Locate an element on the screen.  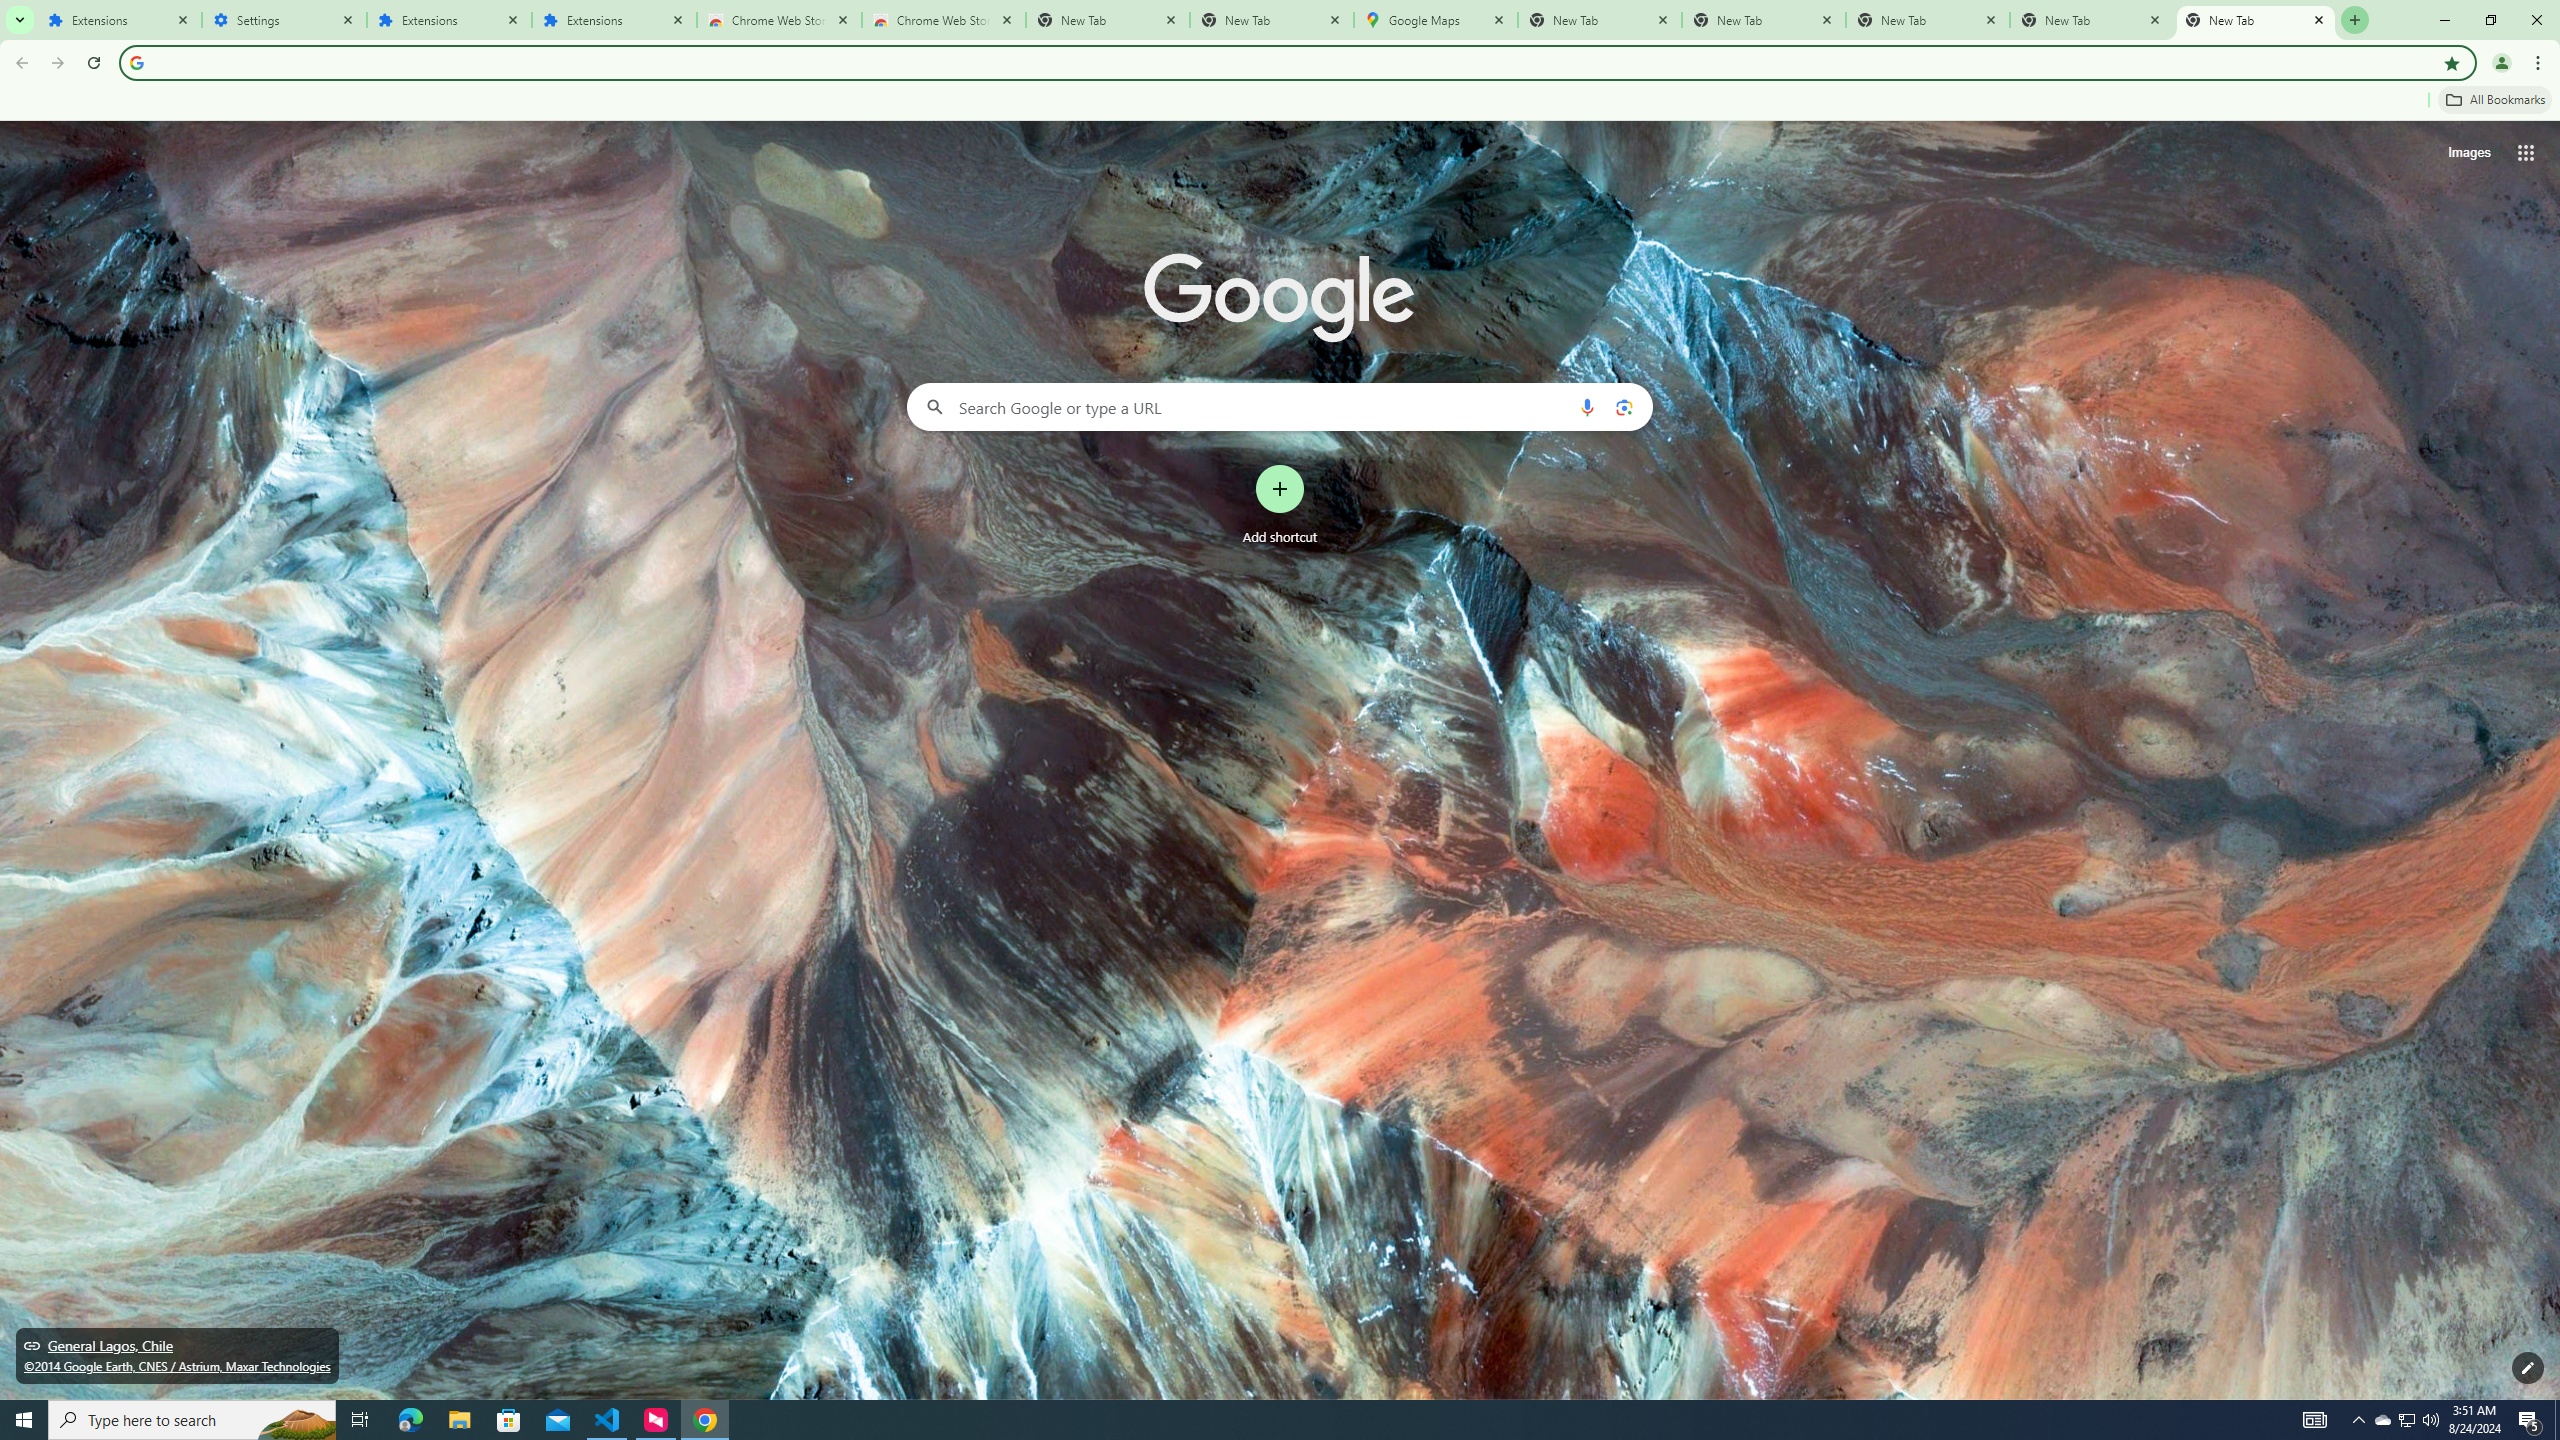
'Customize this page' is located at coordinates (2527, 1367).